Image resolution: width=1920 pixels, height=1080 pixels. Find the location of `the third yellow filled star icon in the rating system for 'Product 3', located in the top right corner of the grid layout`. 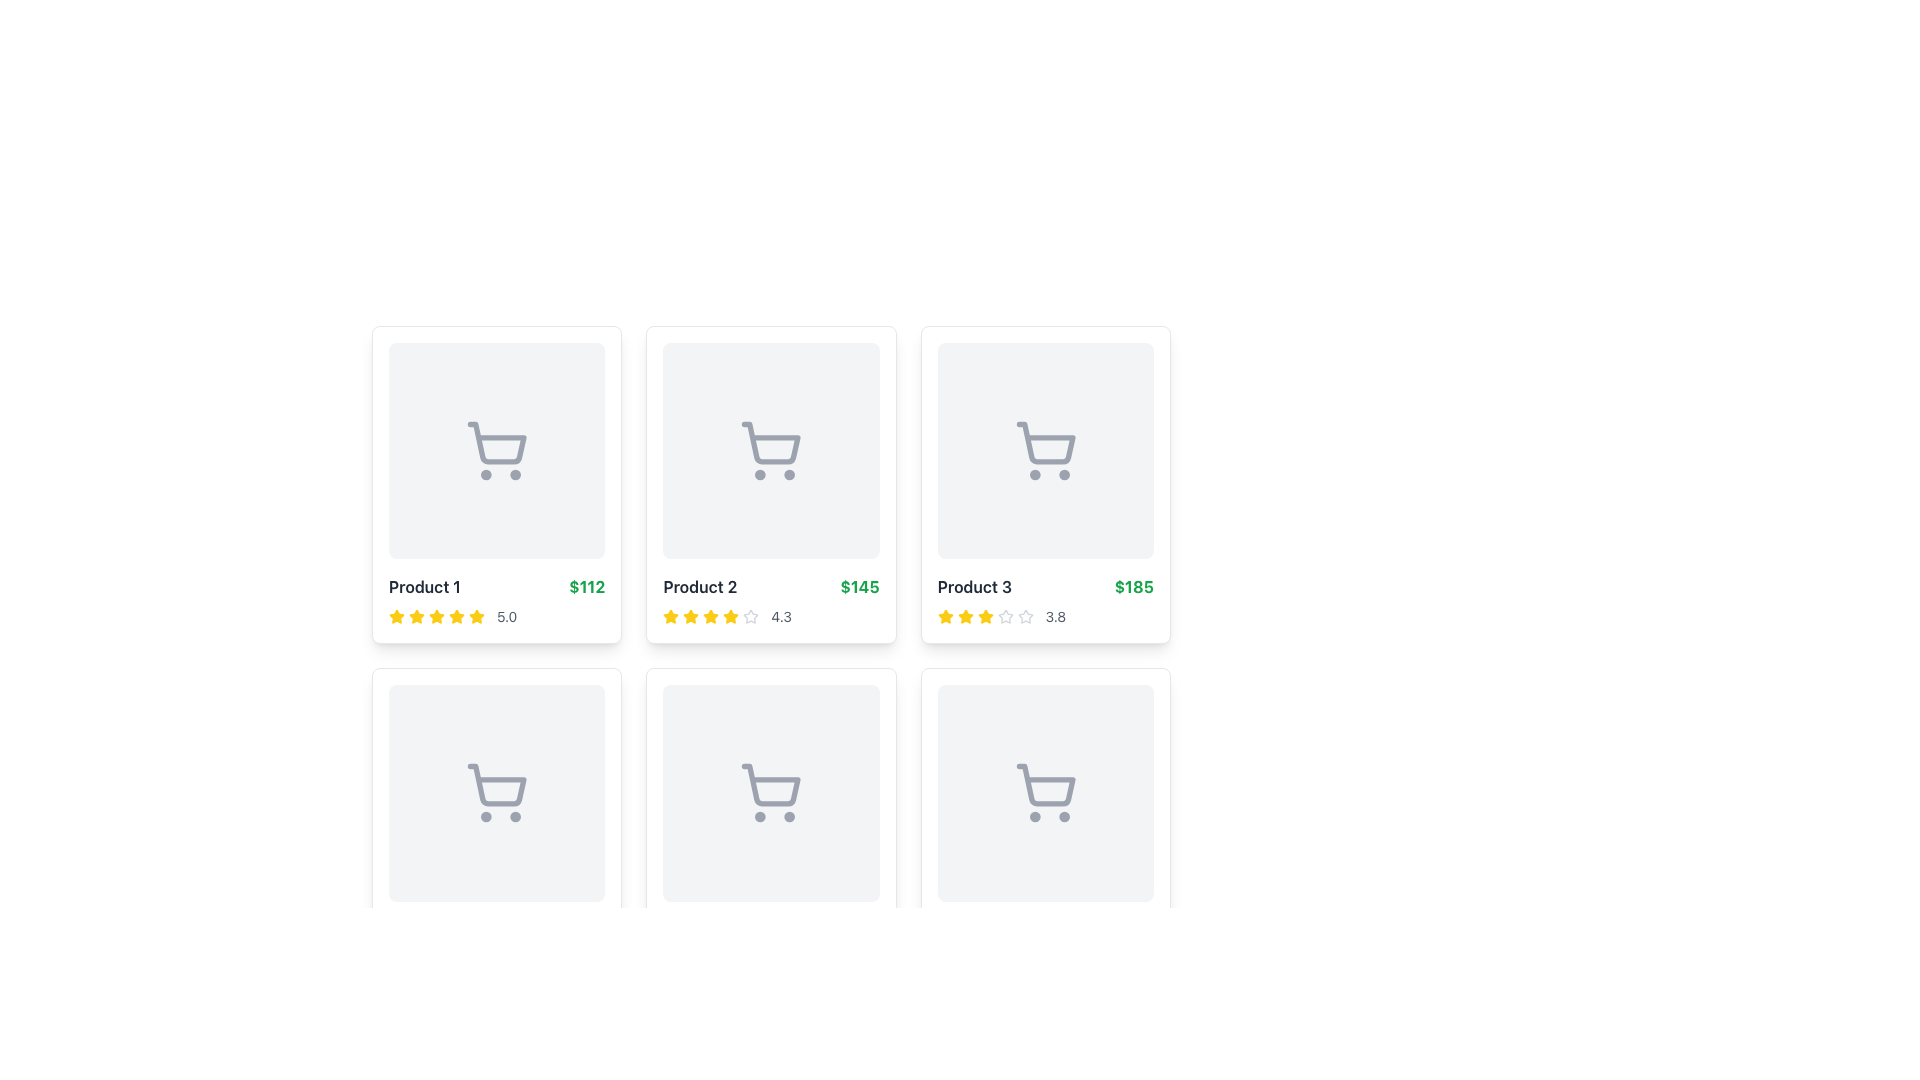

the third yellow filled star icon in the rating system for 'Product 3', located in the top right corner of the grid layout is located at coordinates (944, 616).